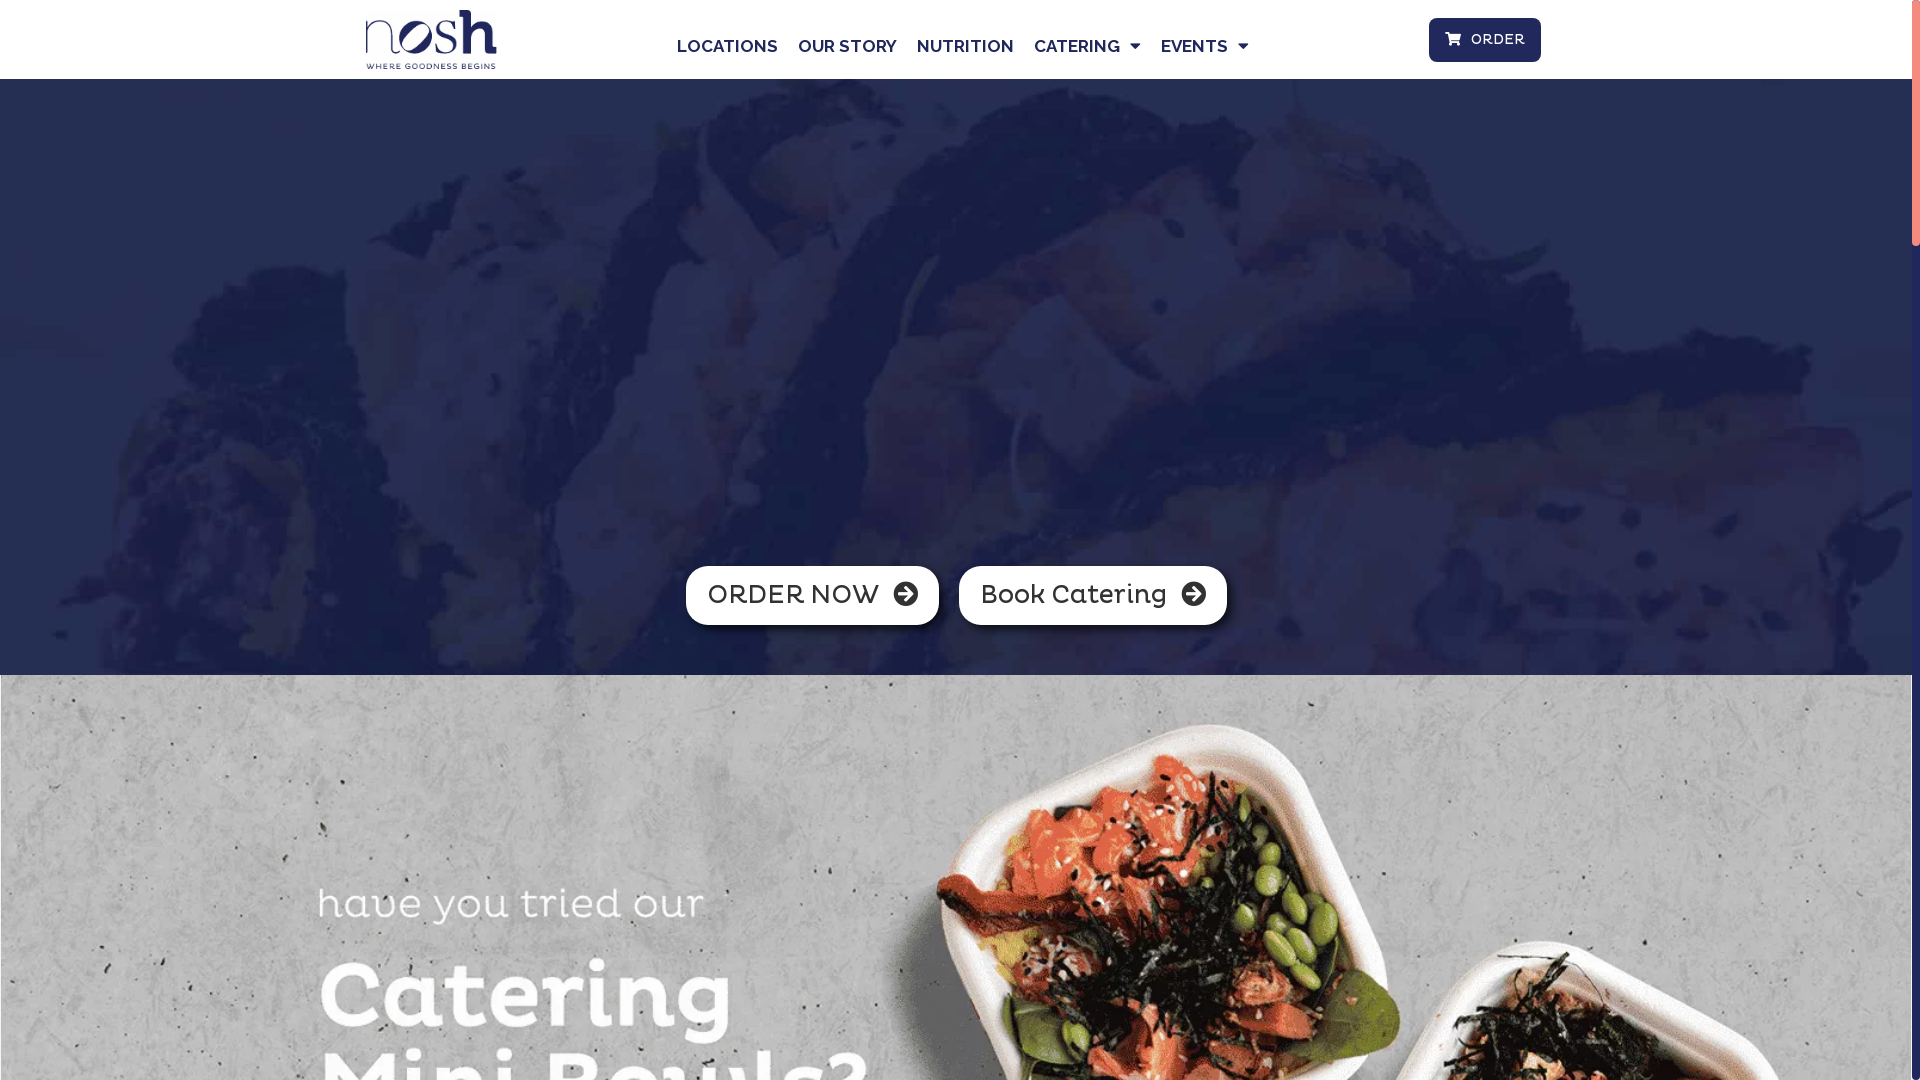  What do you see at coordinates (965, 45) in the screenshot?
I see `'NUTRITION'` at bounding box center [965, 45].